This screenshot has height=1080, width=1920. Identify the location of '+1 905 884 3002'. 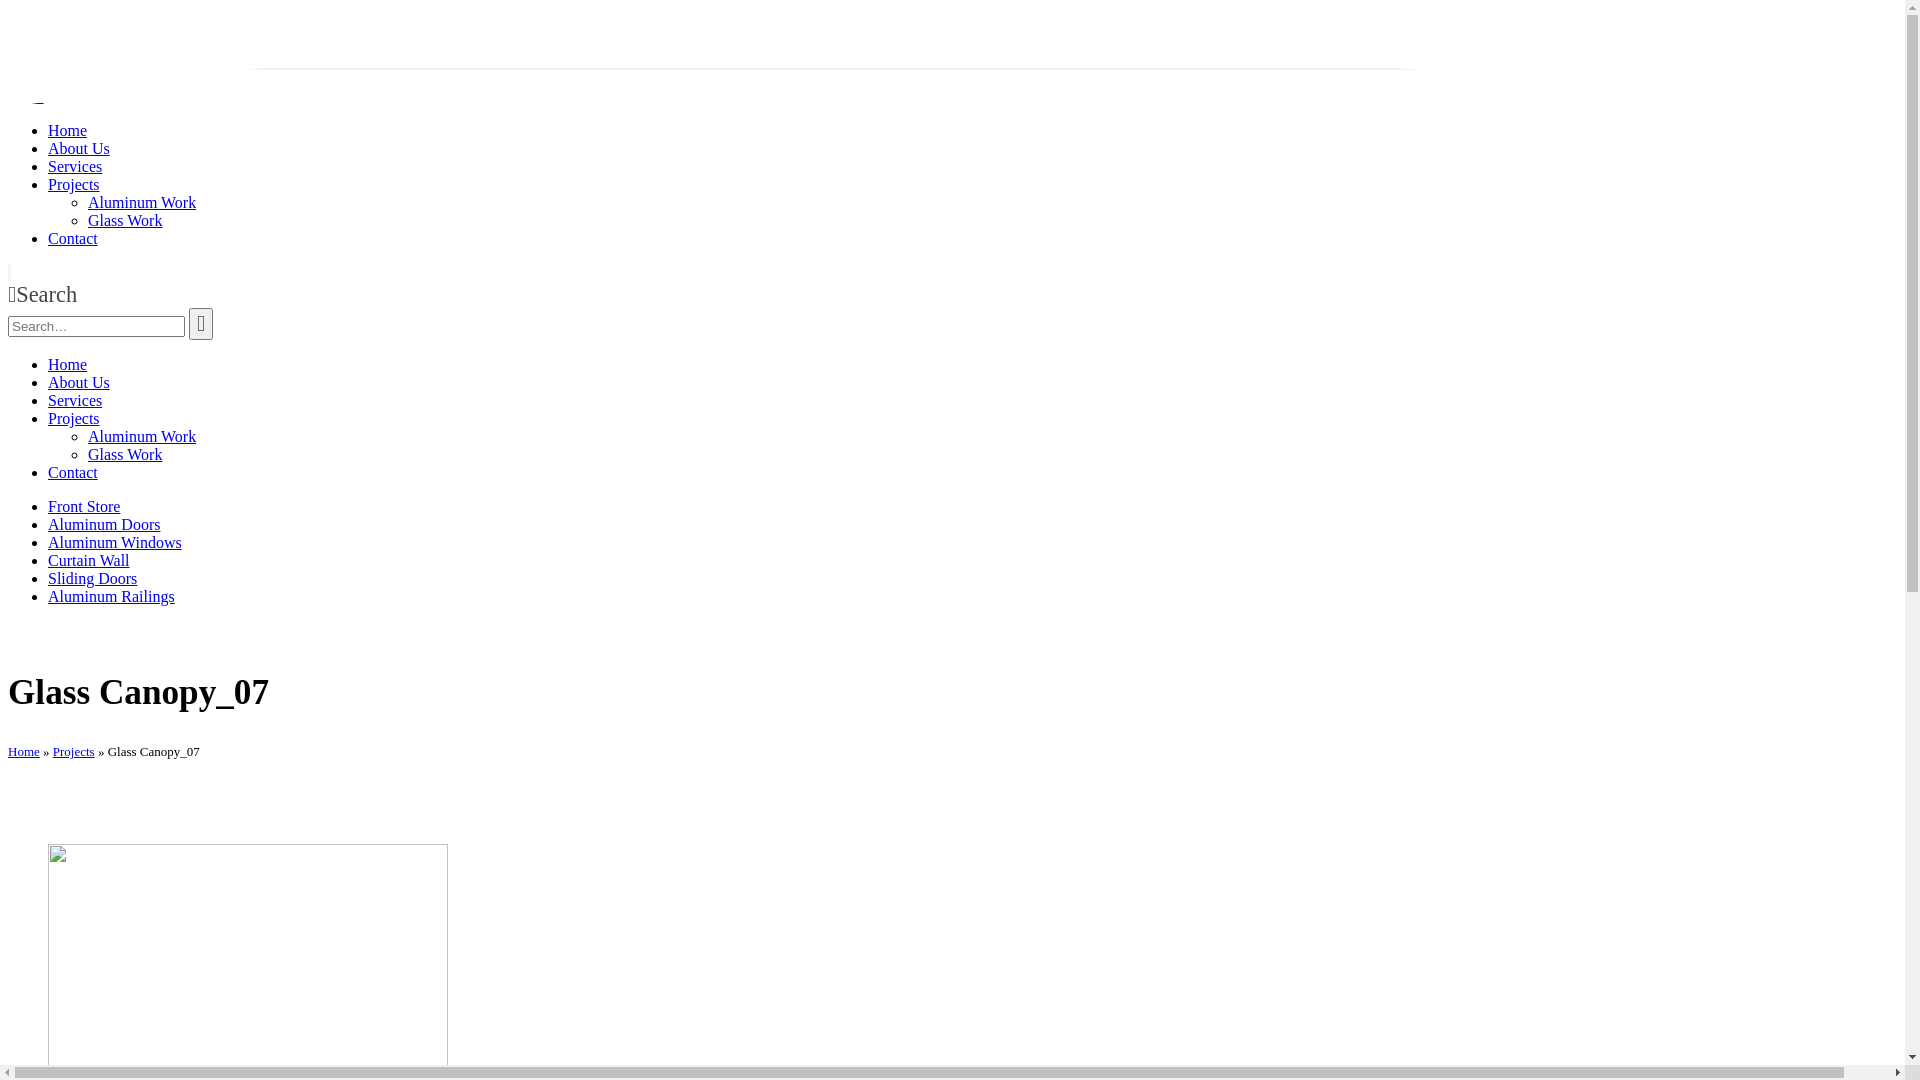
(150, 24).